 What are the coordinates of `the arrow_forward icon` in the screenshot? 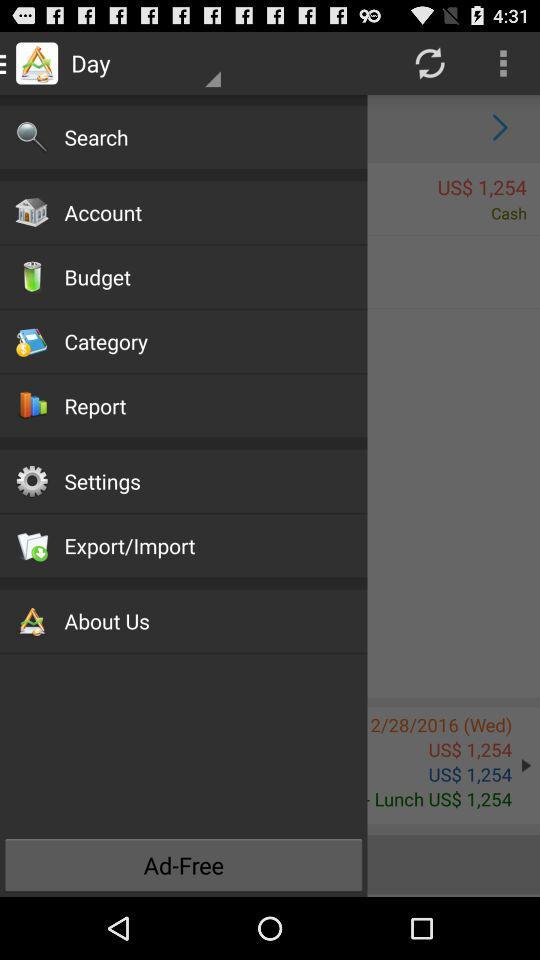 It's located at (499, 135).